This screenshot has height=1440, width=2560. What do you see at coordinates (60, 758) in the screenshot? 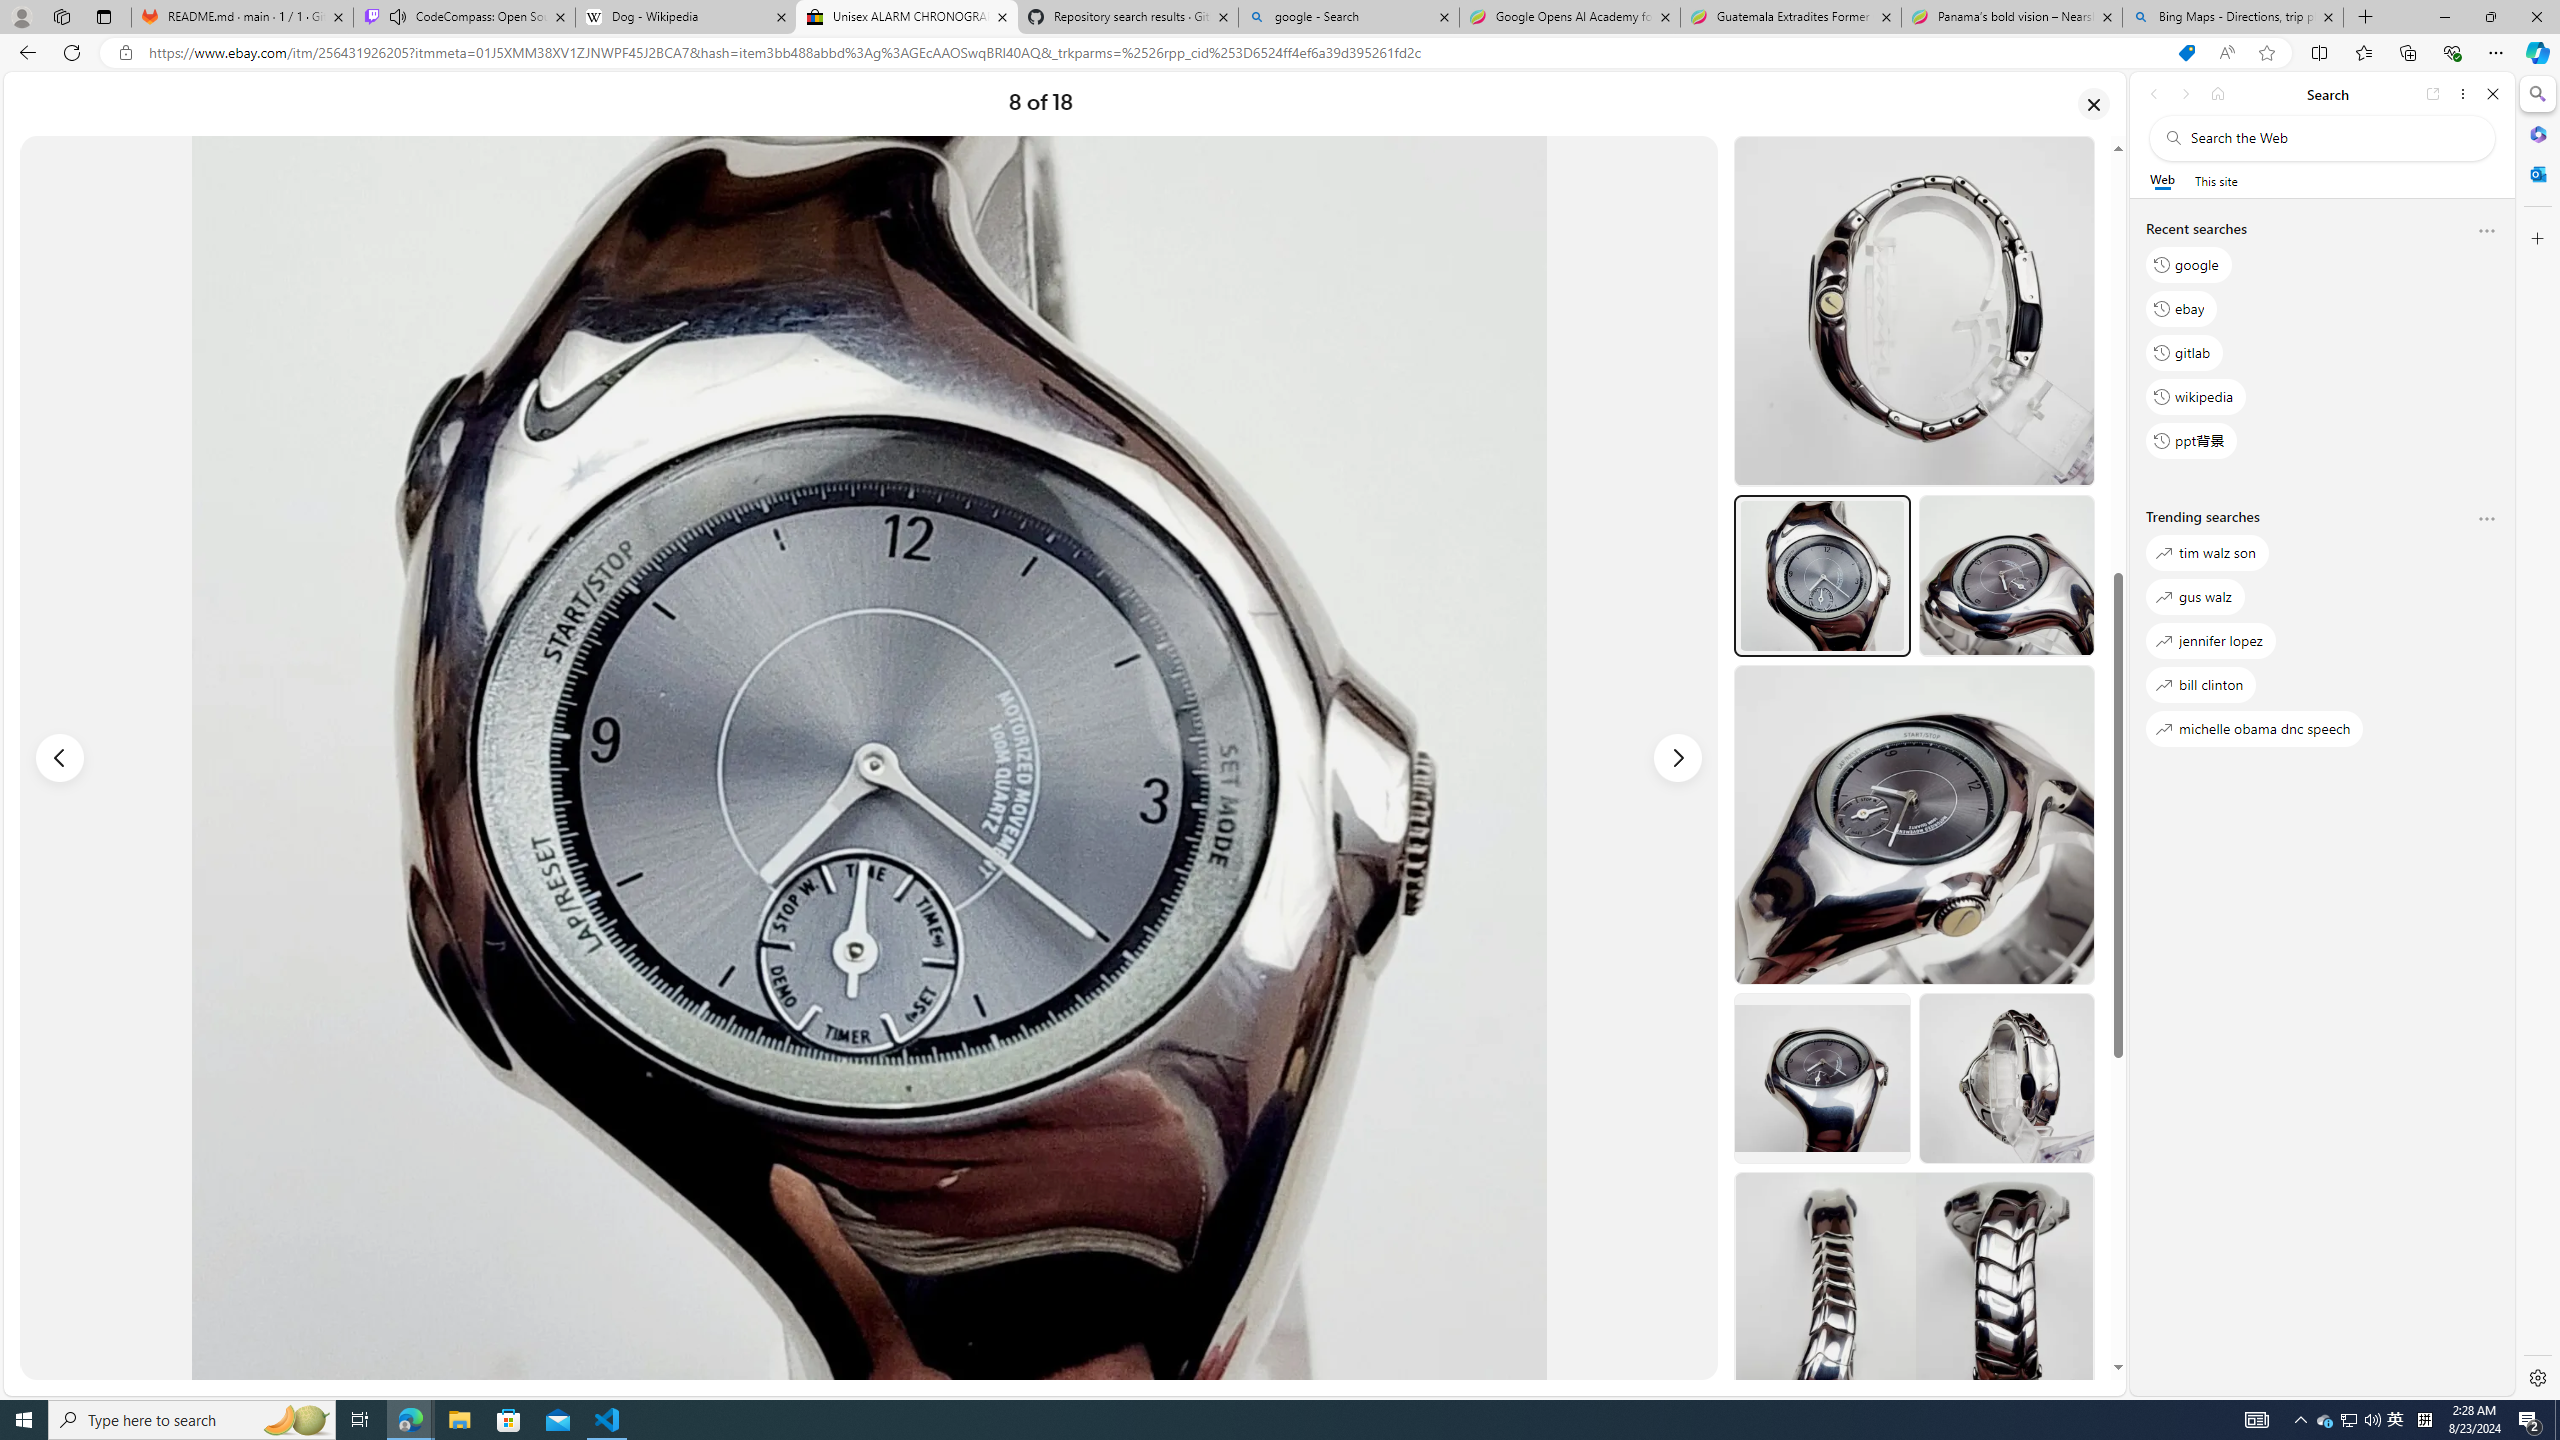
I see `'Previous image - Item images thumbnails'` at bounding box center [60, 758].